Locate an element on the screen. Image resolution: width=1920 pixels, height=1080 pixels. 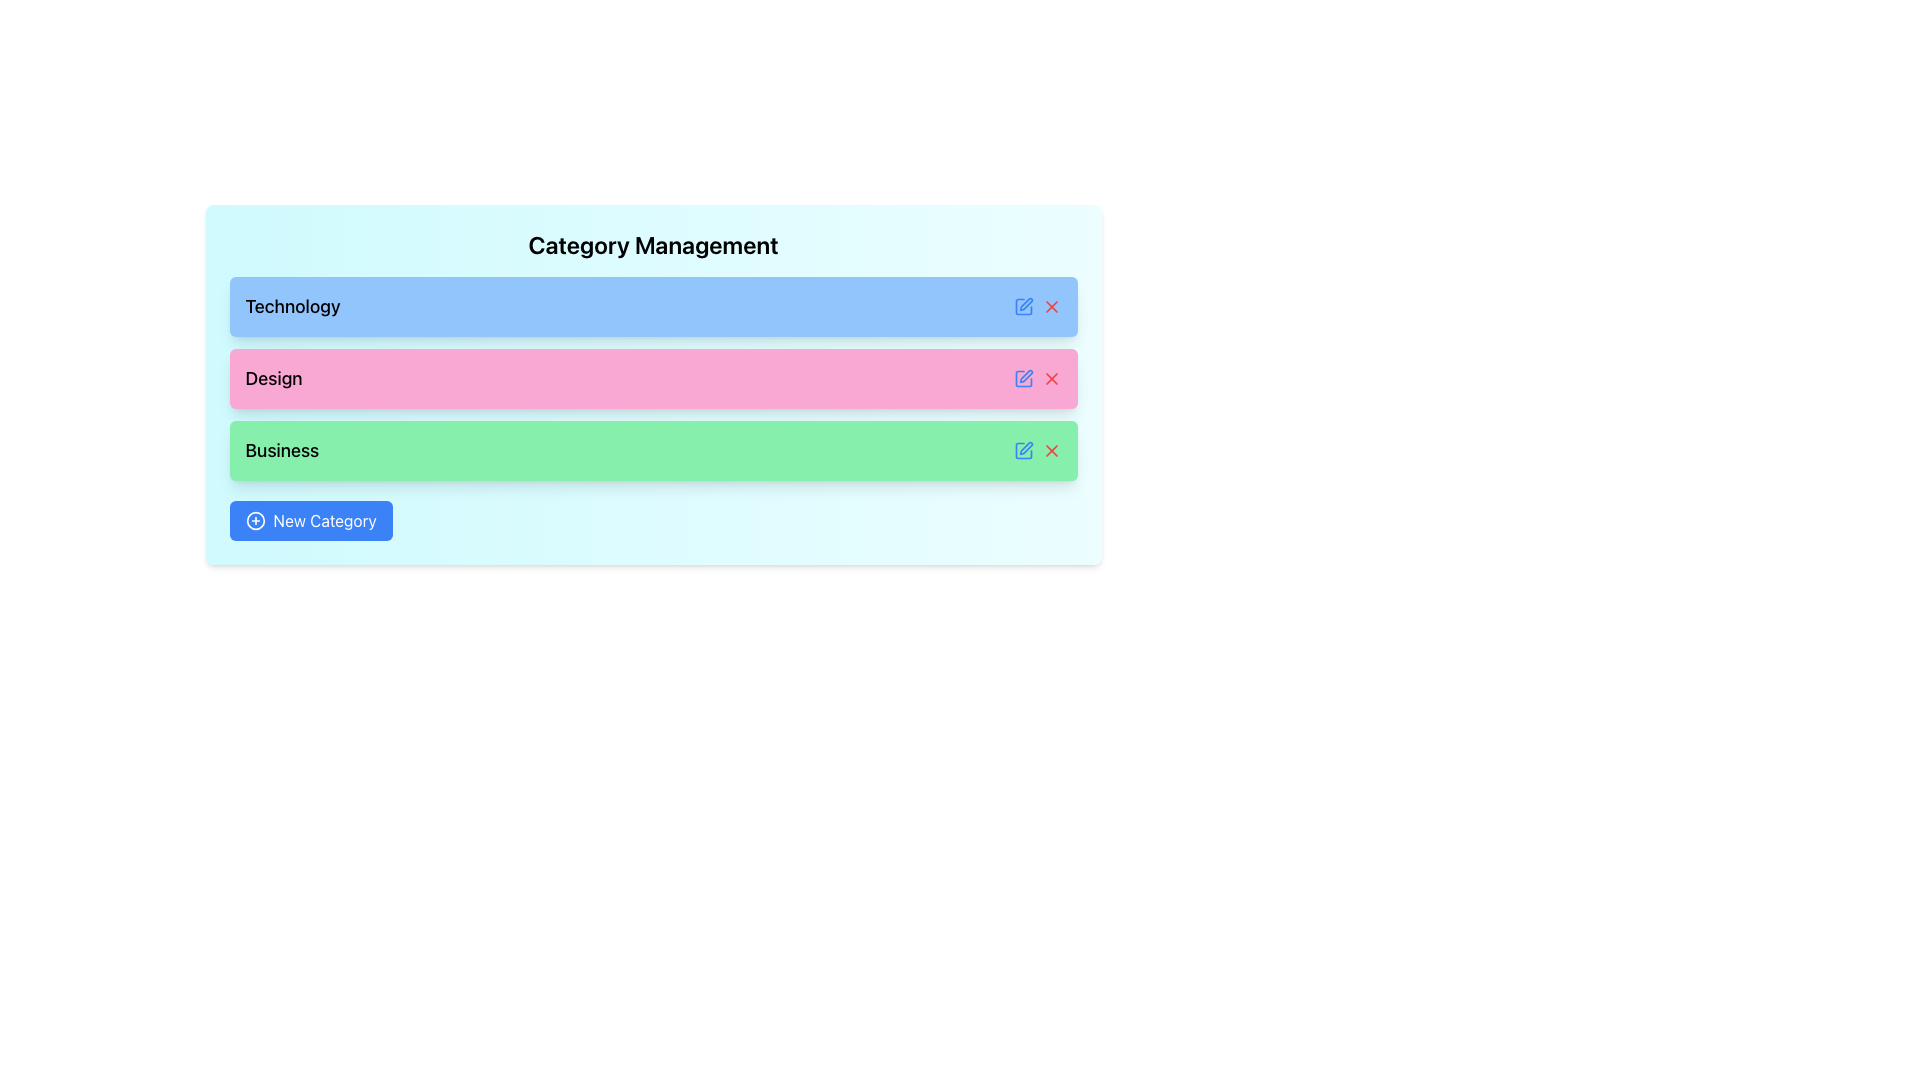
the edit button located to the right of the 'Design' label in the pink section of the second row, to initiate an edit action is located at coordinates (1026, 376).